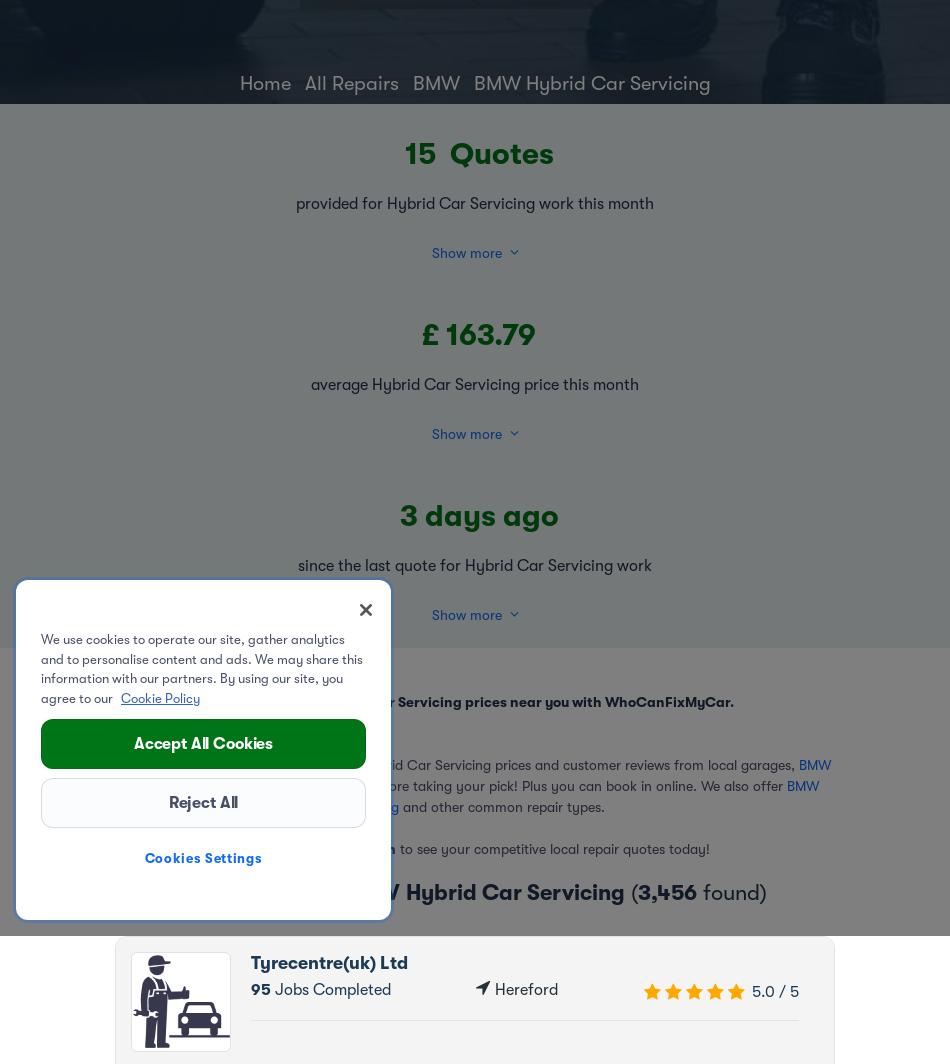 This screenshot has height=1064, width=950. Describe the element at coordinates (295, 203) in the screenshot. I see `'provided
for Hybrid Car Servicing
work this month'` at that location.